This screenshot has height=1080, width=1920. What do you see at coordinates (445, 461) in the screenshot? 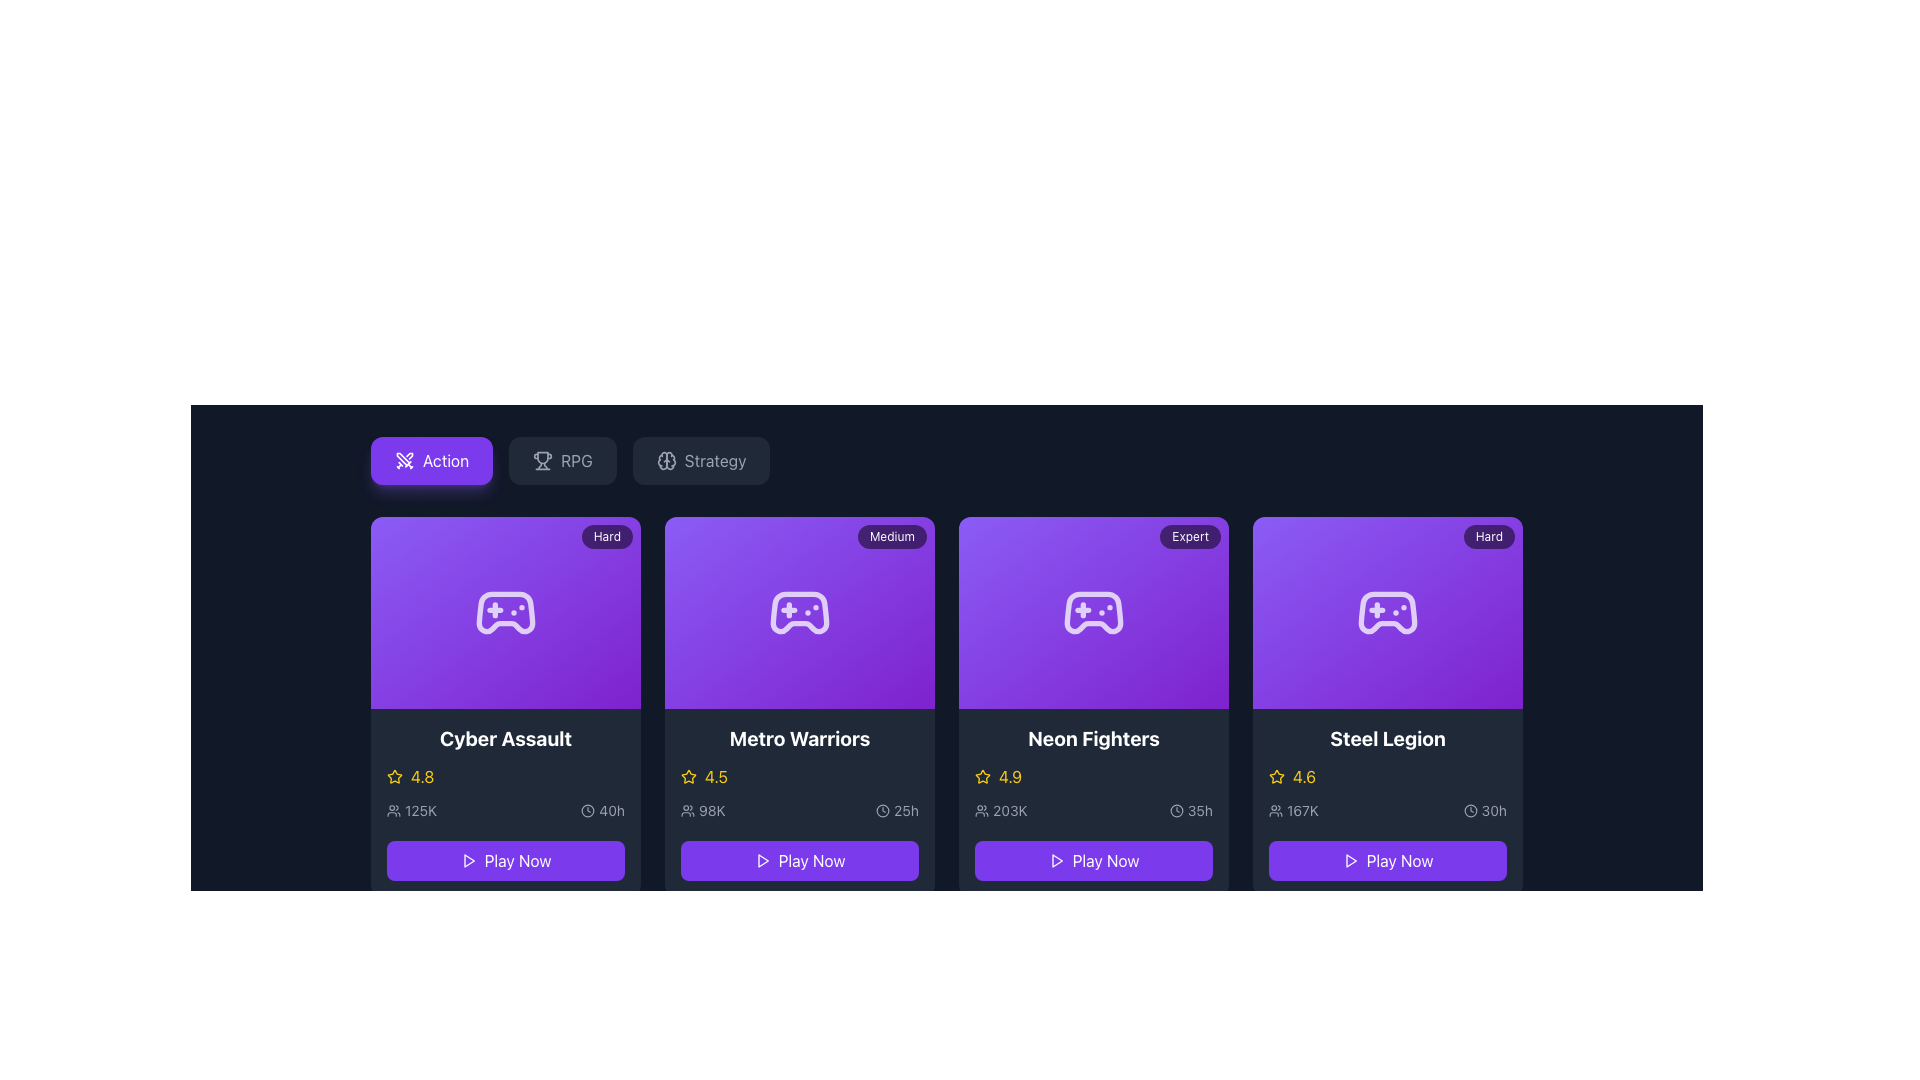
I see `the violet button that contains the text label indicating a category or tag, positioned at the center-right of the button in the top-left corner of the interface` at bounding box center [445, 461].